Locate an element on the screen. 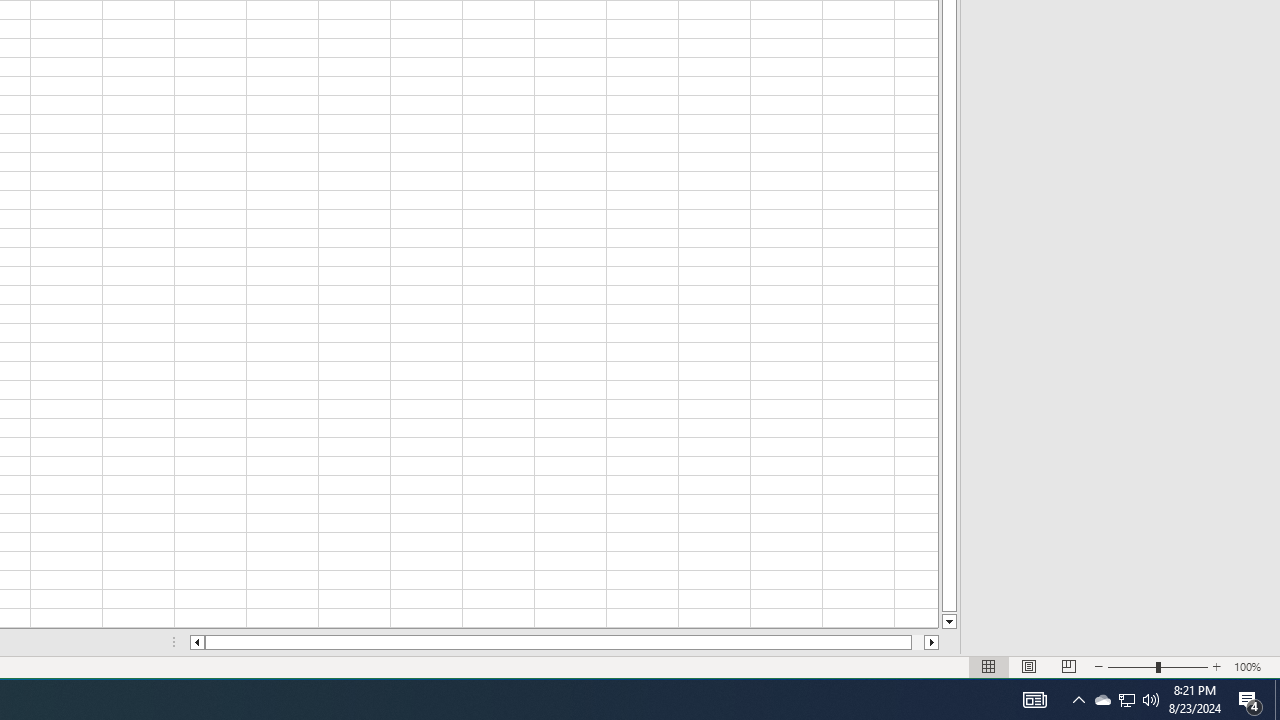 Image resolution: width=1280 pixels, height=720 pixels. 'Page right' is located at coordinates (916, 642).